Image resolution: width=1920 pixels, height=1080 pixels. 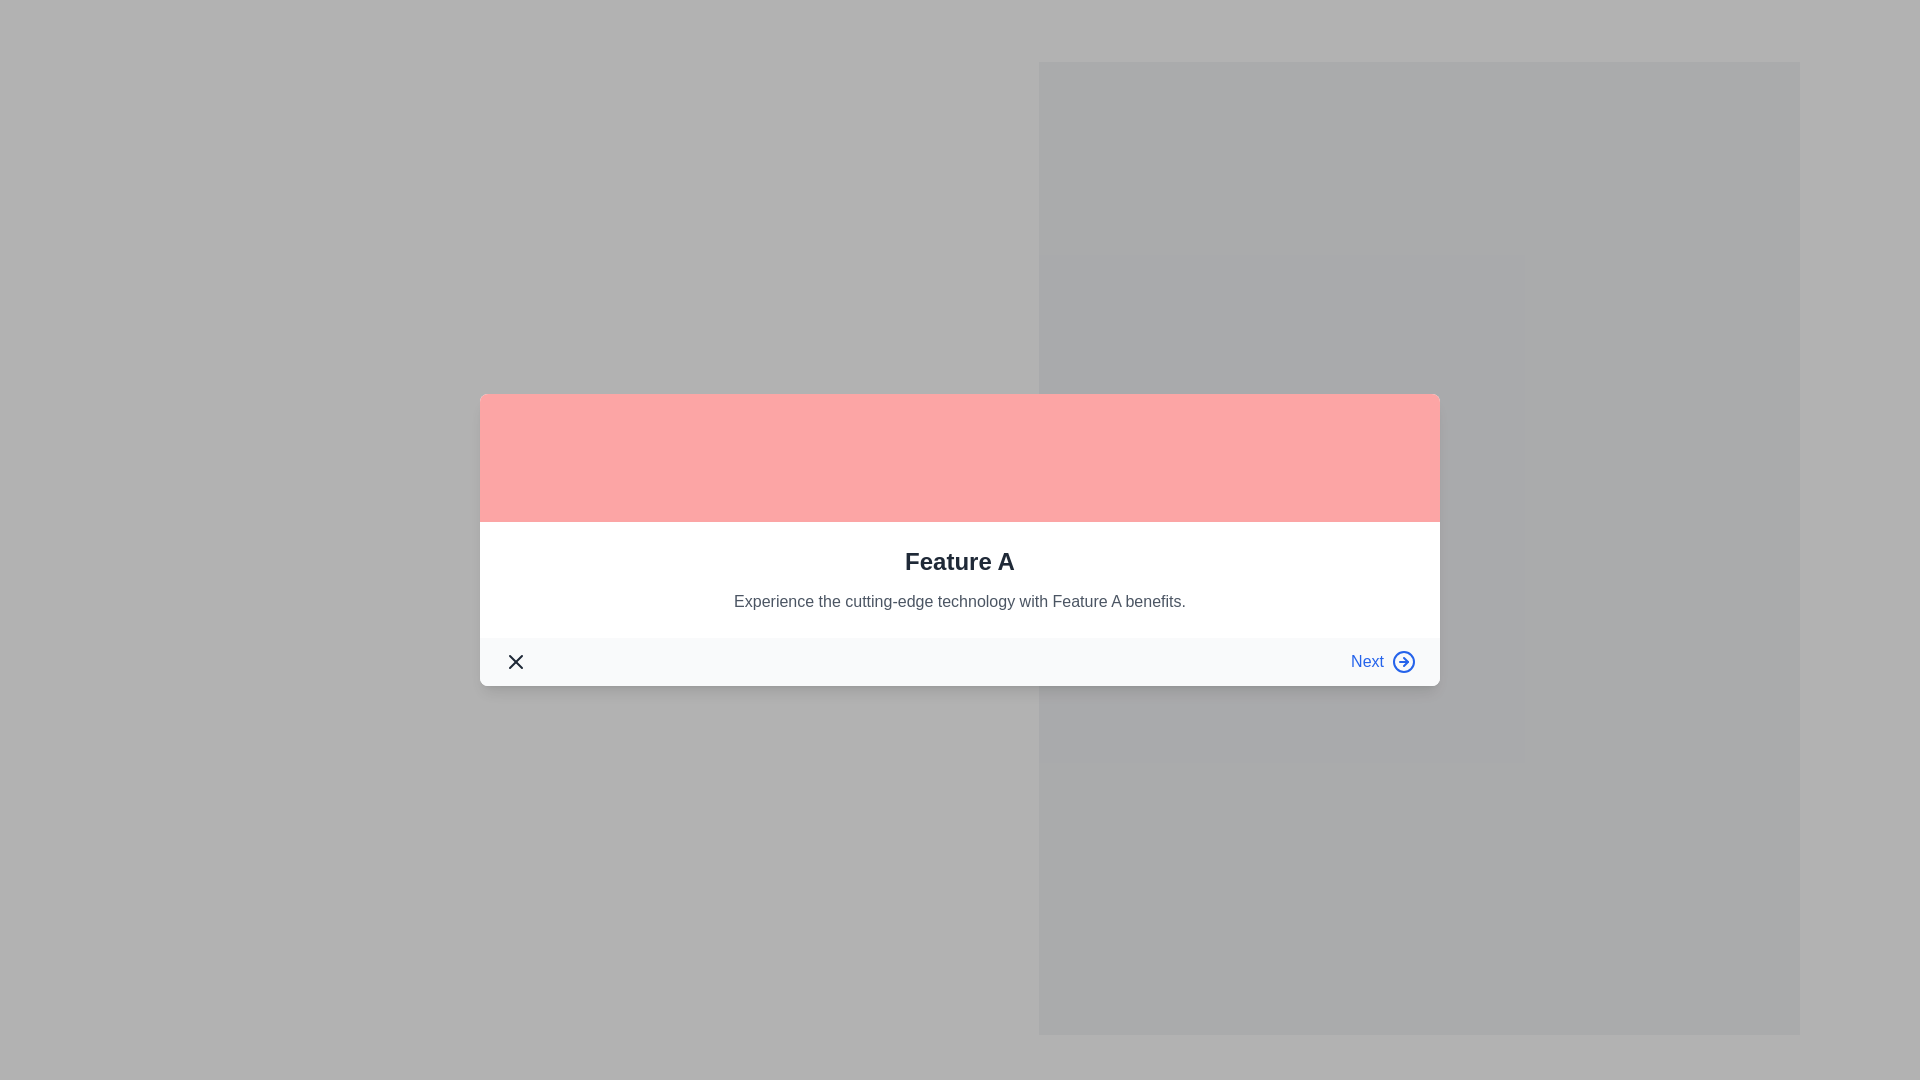 What do you see at coordinates (1366, 662) in the screenshot?
I see `the 'Next' text label, which is styled in blue with medium-weight font and is located in the lower-right section of a centered modal window` at bounding box center [1366, 662].